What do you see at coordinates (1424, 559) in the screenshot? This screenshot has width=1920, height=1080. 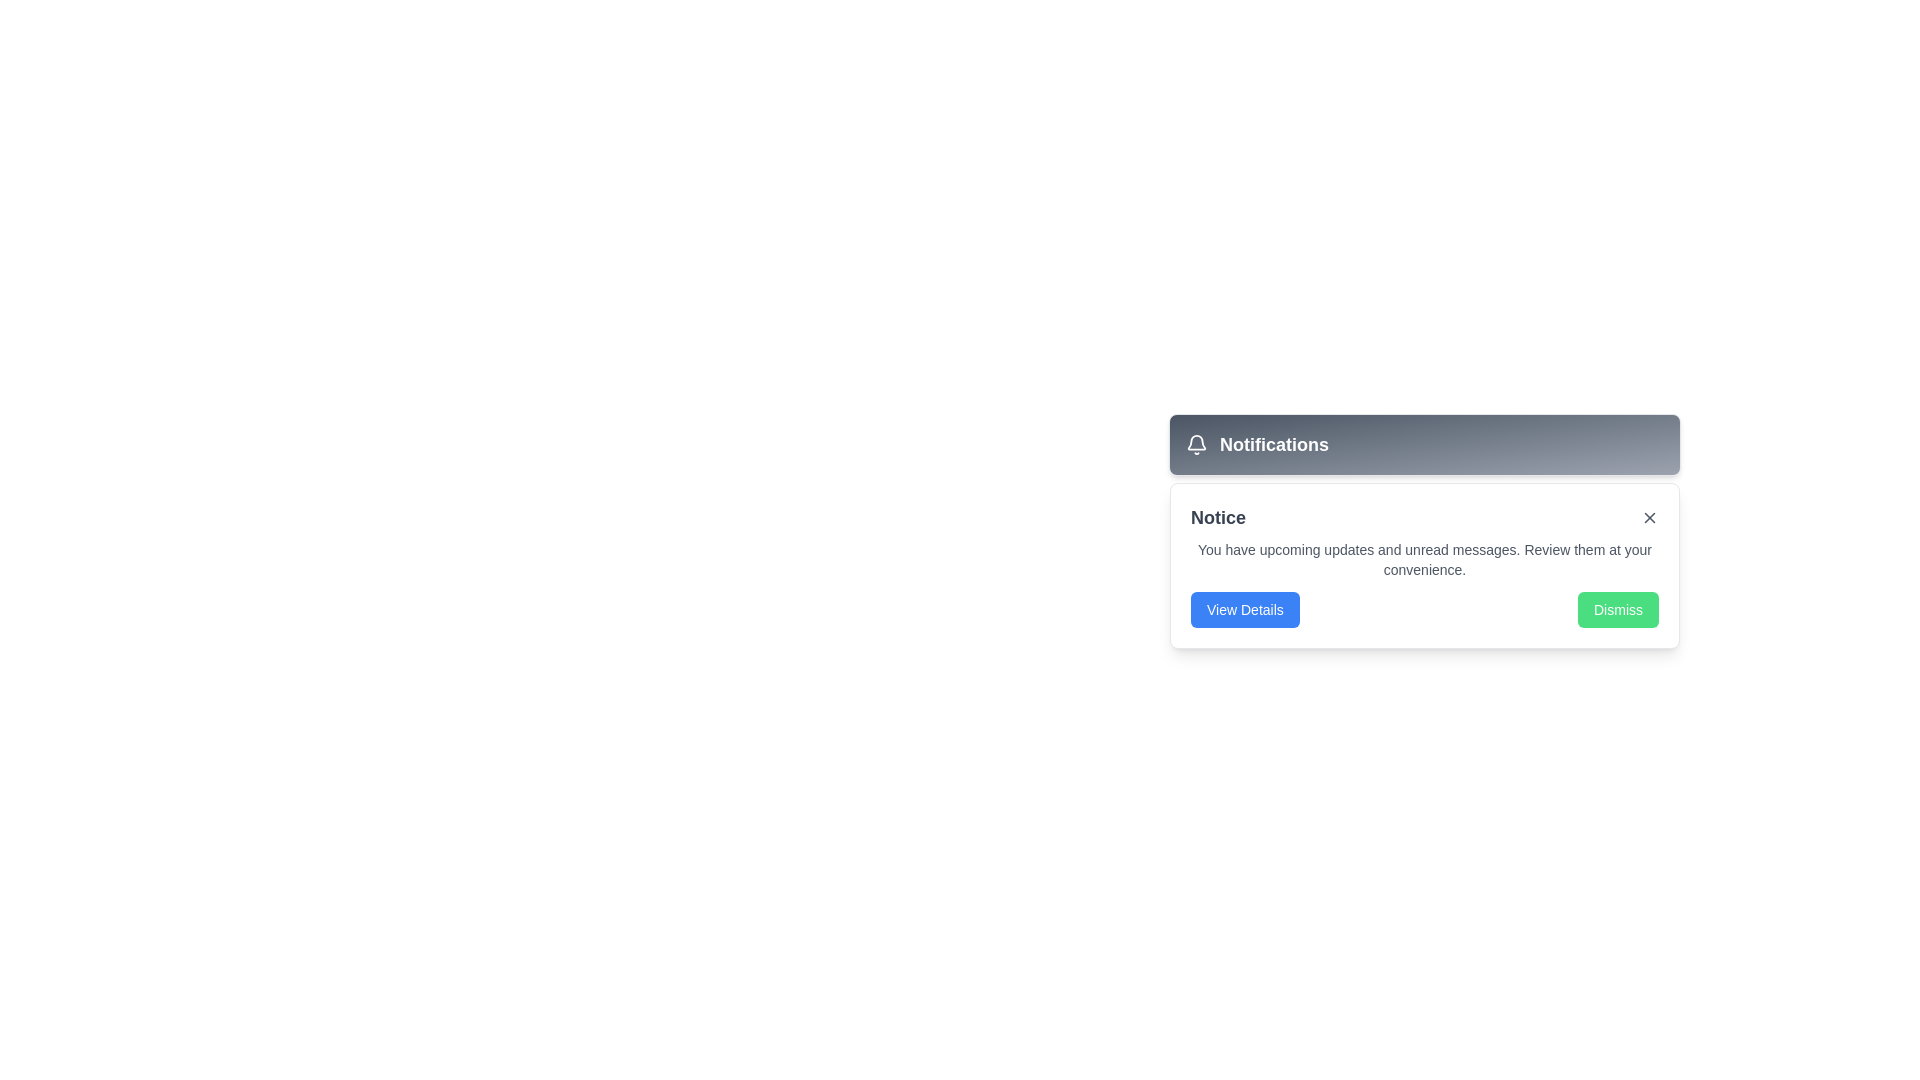 I see `the text paragraph displaying the message 'You have upcoming updates and unread messages. Review them at your convenience.' located centrally within the notification box, below the title 'Notice' and above the buttons 'View Details' and 'Dismiss'` at bounding box center [1424, 559].